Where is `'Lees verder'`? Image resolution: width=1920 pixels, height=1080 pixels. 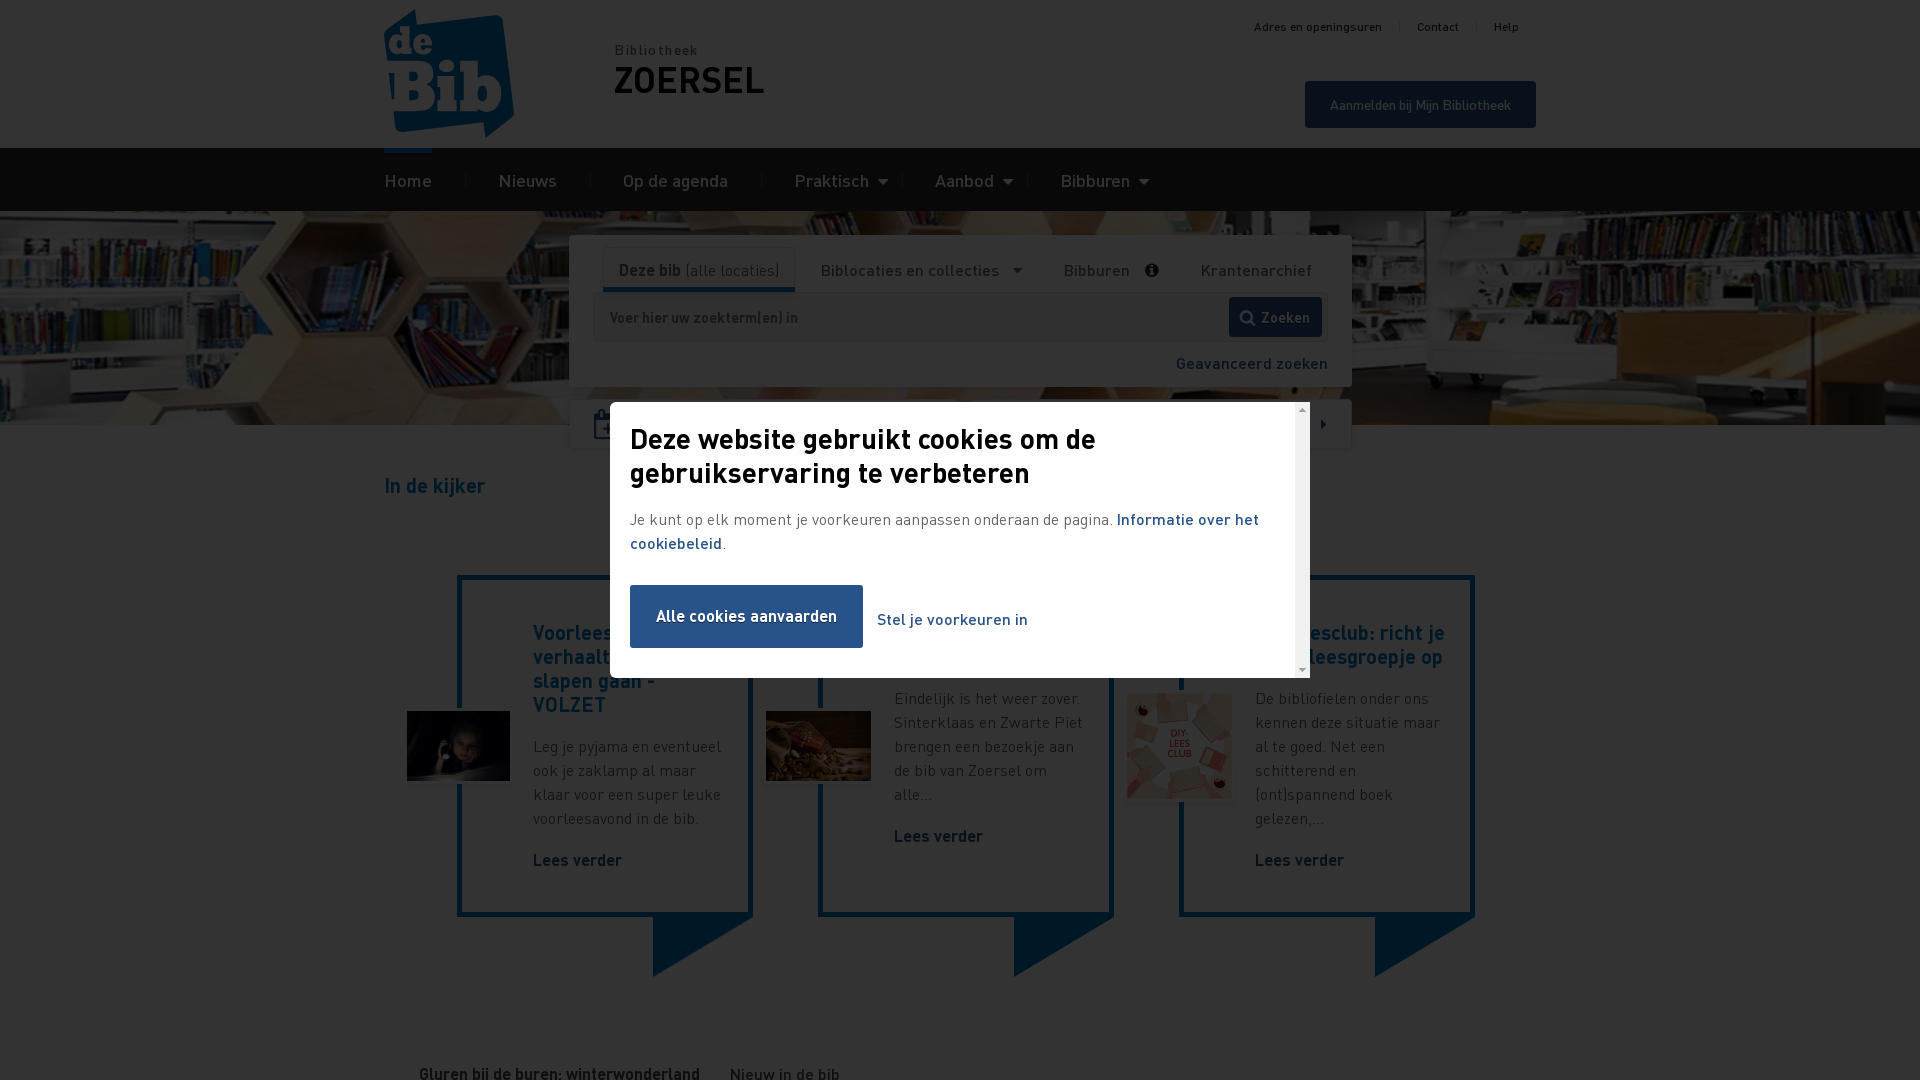
'Lees verder' is located at coordinates (576, 858).